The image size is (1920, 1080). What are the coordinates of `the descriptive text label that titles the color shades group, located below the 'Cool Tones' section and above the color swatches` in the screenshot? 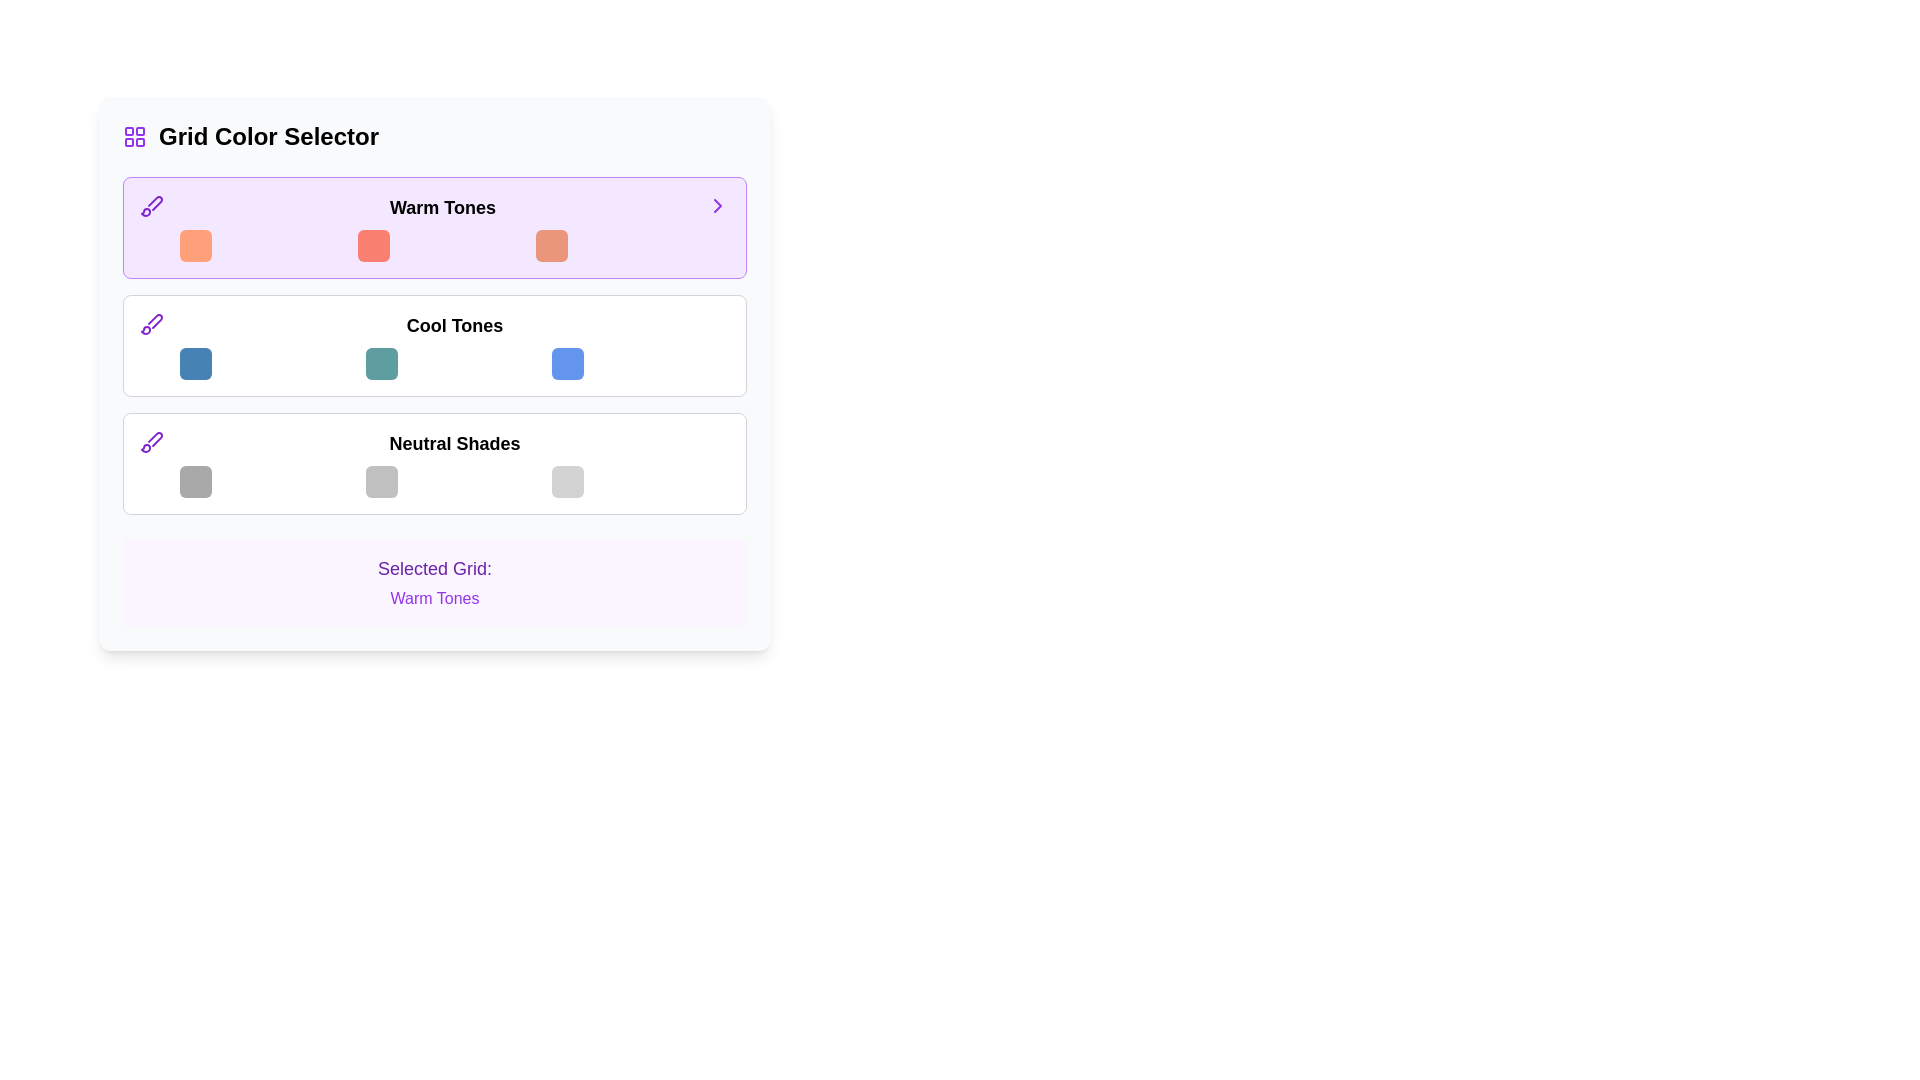 It's located at (454, 442).